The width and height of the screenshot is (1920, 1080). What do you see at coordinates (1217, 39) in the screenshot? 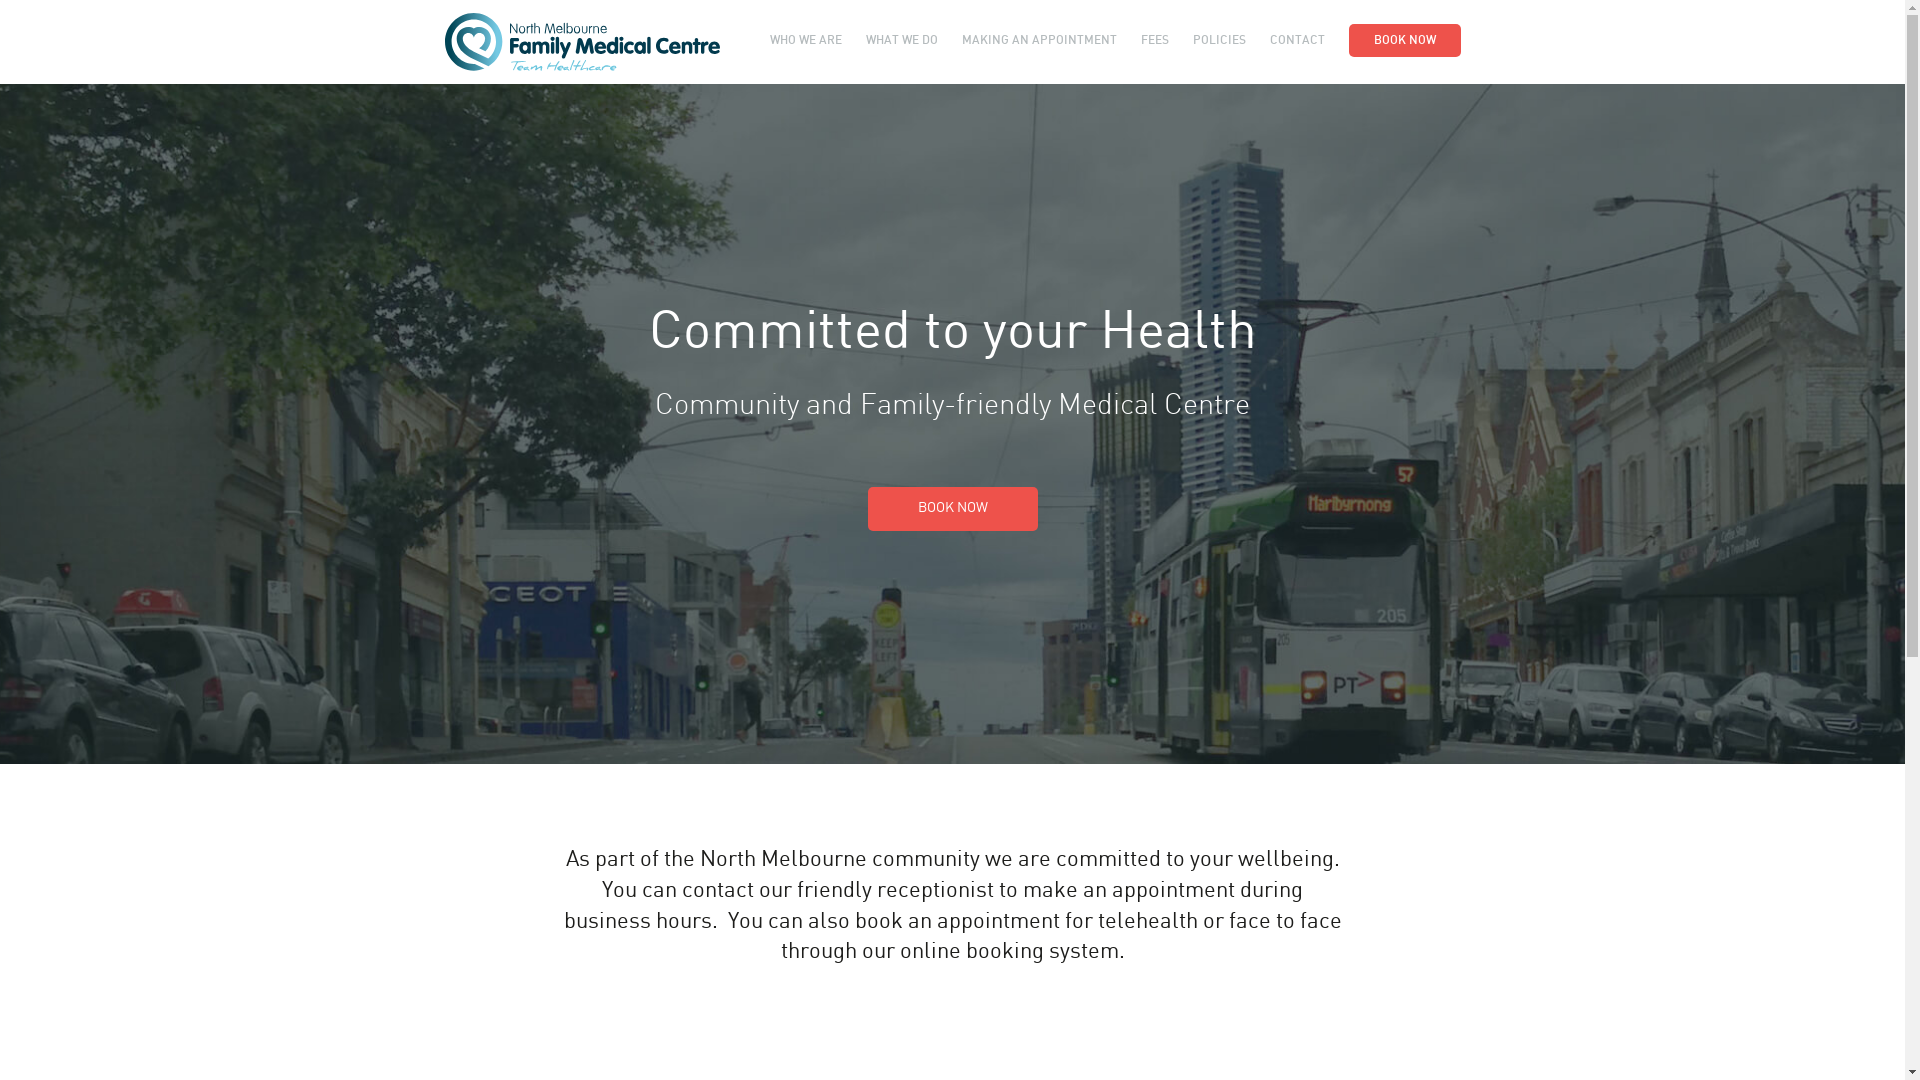
I see `'POLICIES'` at bounding box center [1217, 39].